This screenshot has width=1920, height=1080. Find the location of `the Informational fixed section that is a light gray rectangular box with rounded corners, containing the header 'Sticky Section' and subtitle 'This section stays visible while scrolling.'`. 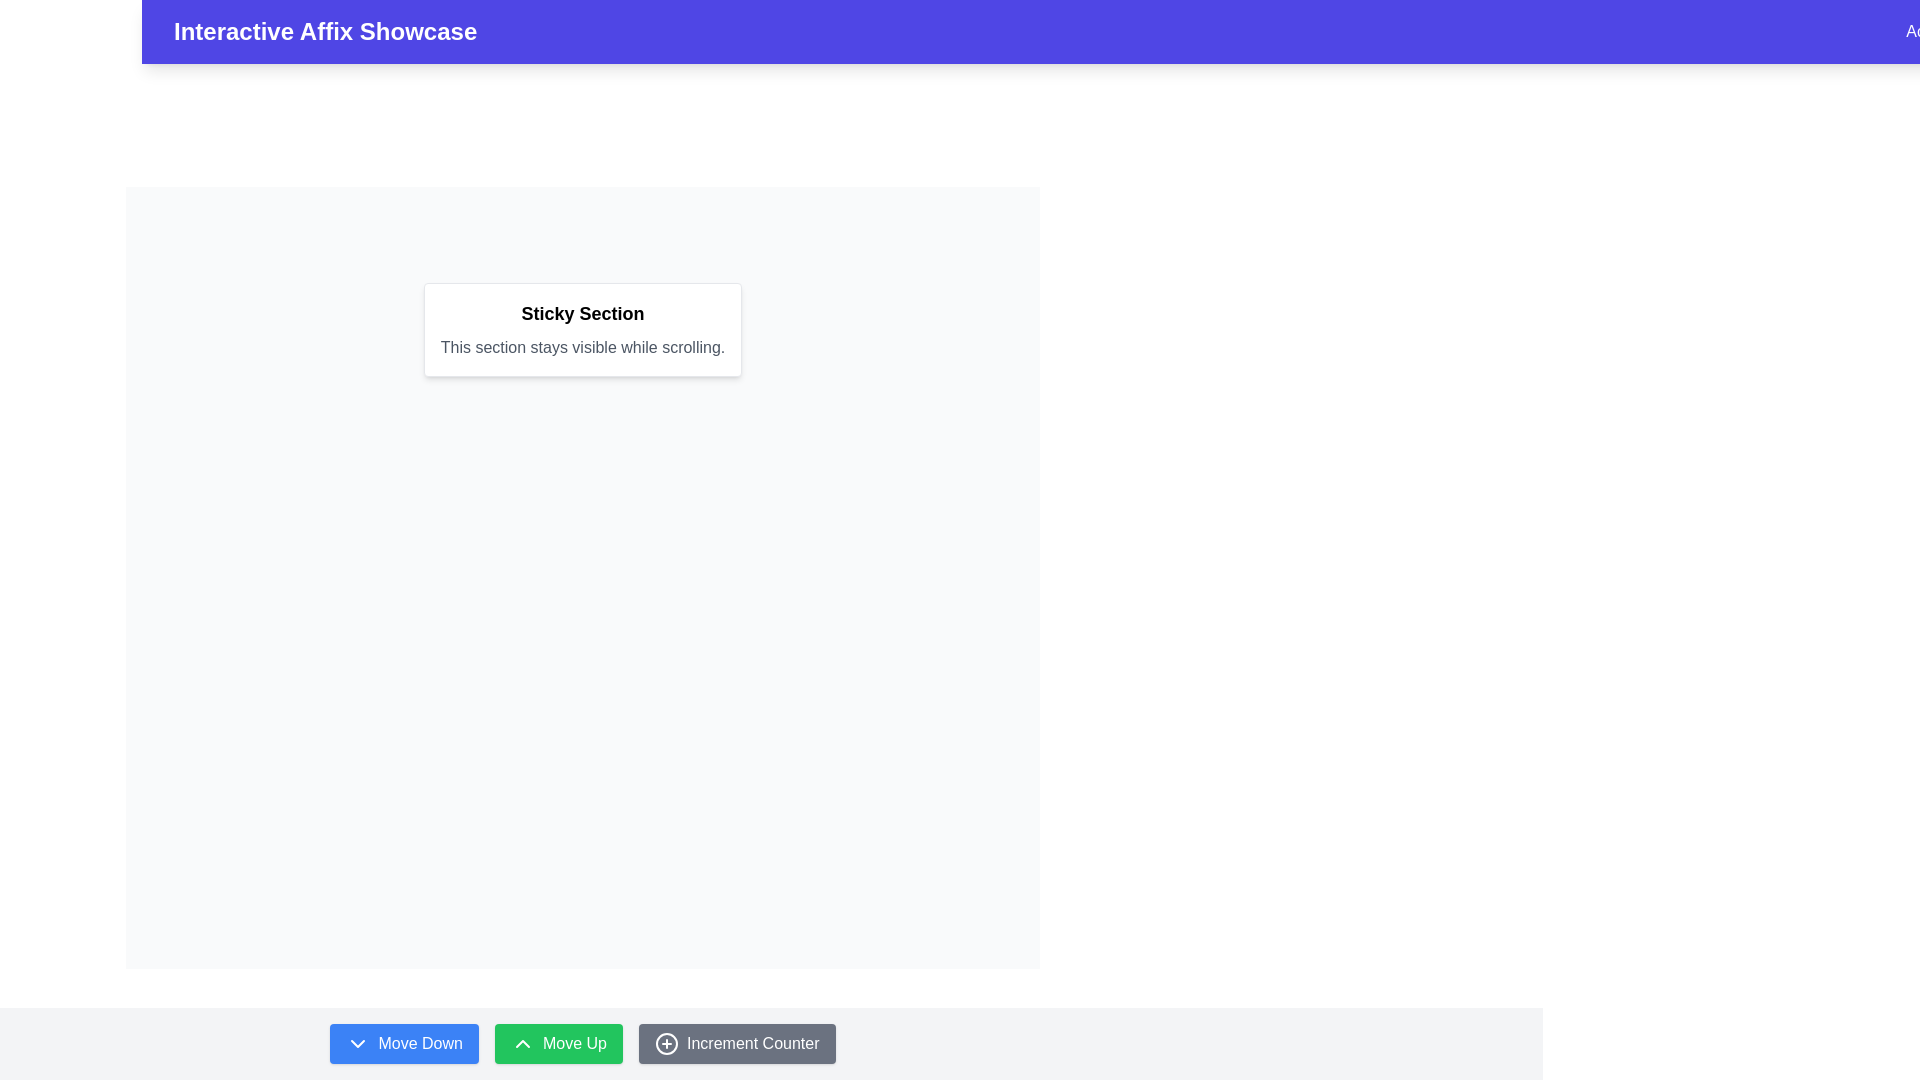

the Informational fixed section that is a light gray rectangular box with rounded corners, containing the header 'Sticky Section' and subtitle 'This section stays visible while scrolling.' is located at coordinates (581, 329).